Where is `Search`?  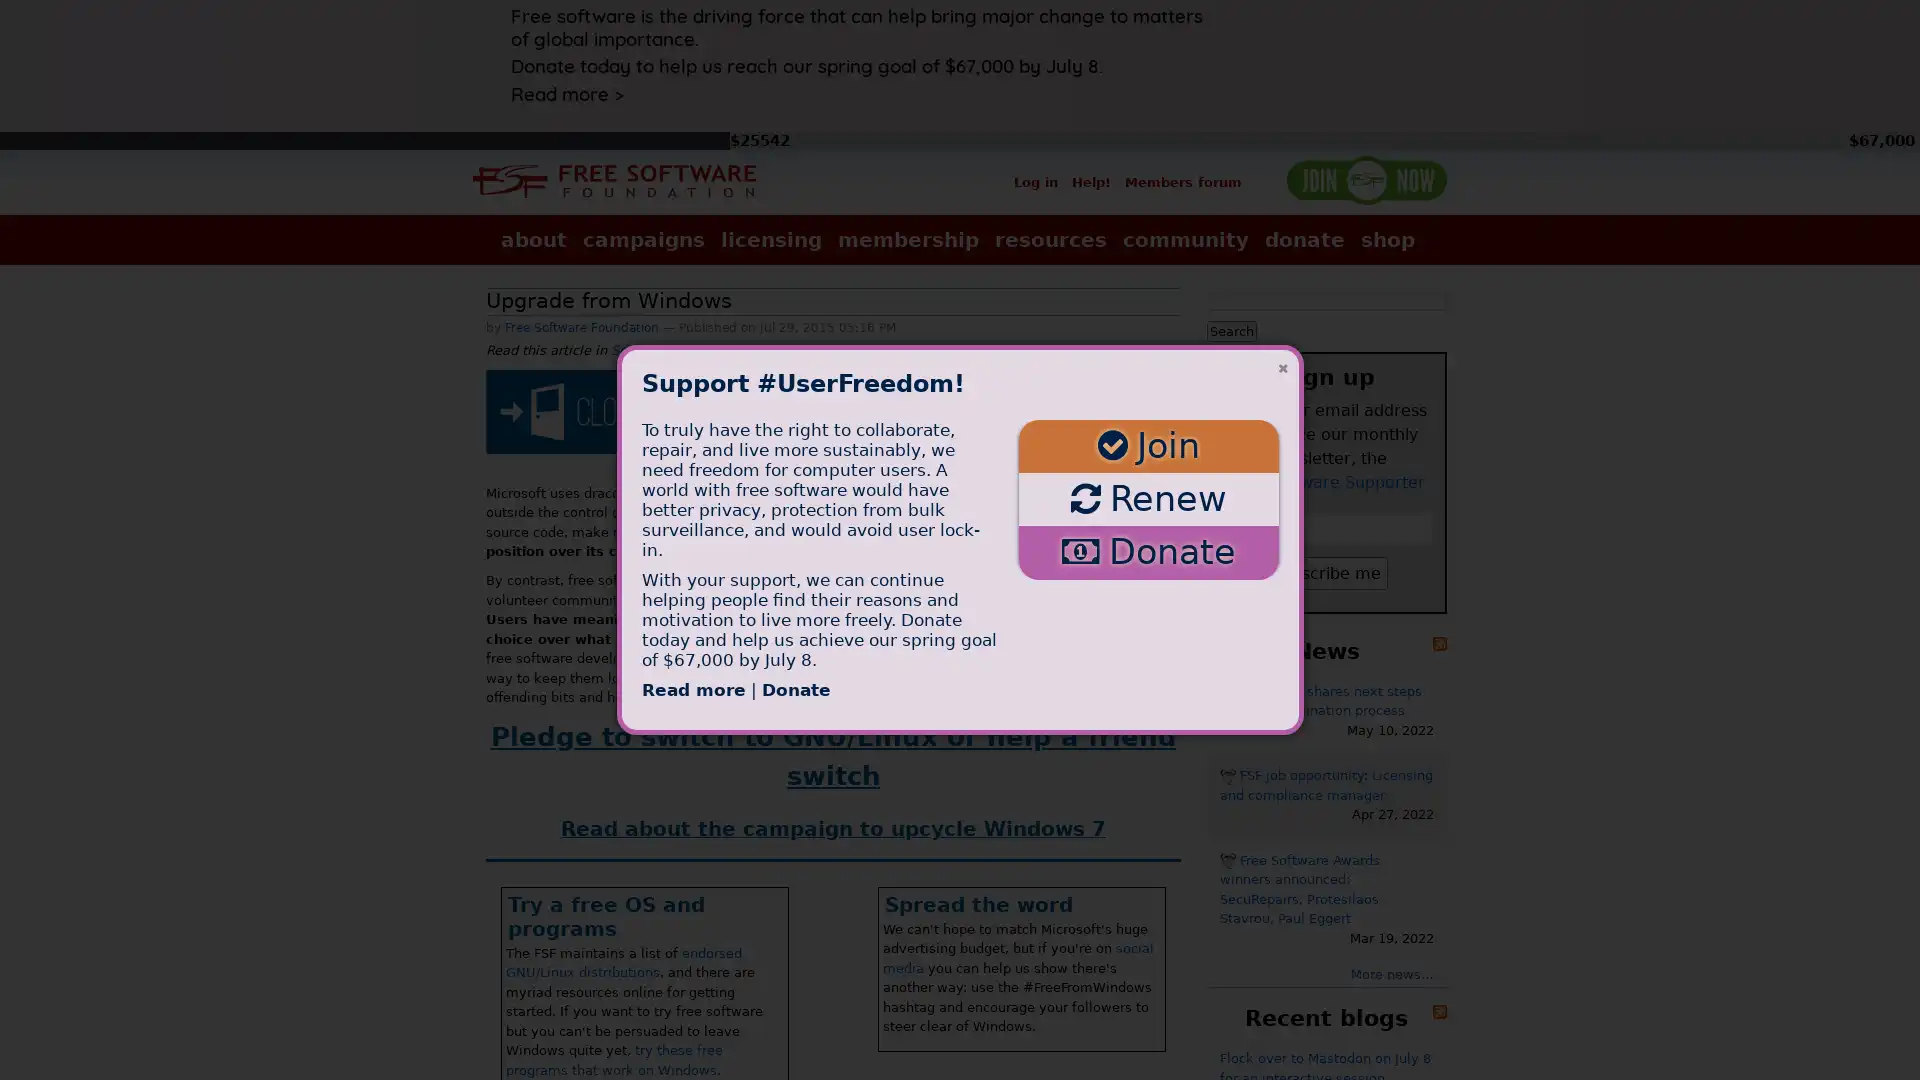
Search is located at coordinates (1231, 329).